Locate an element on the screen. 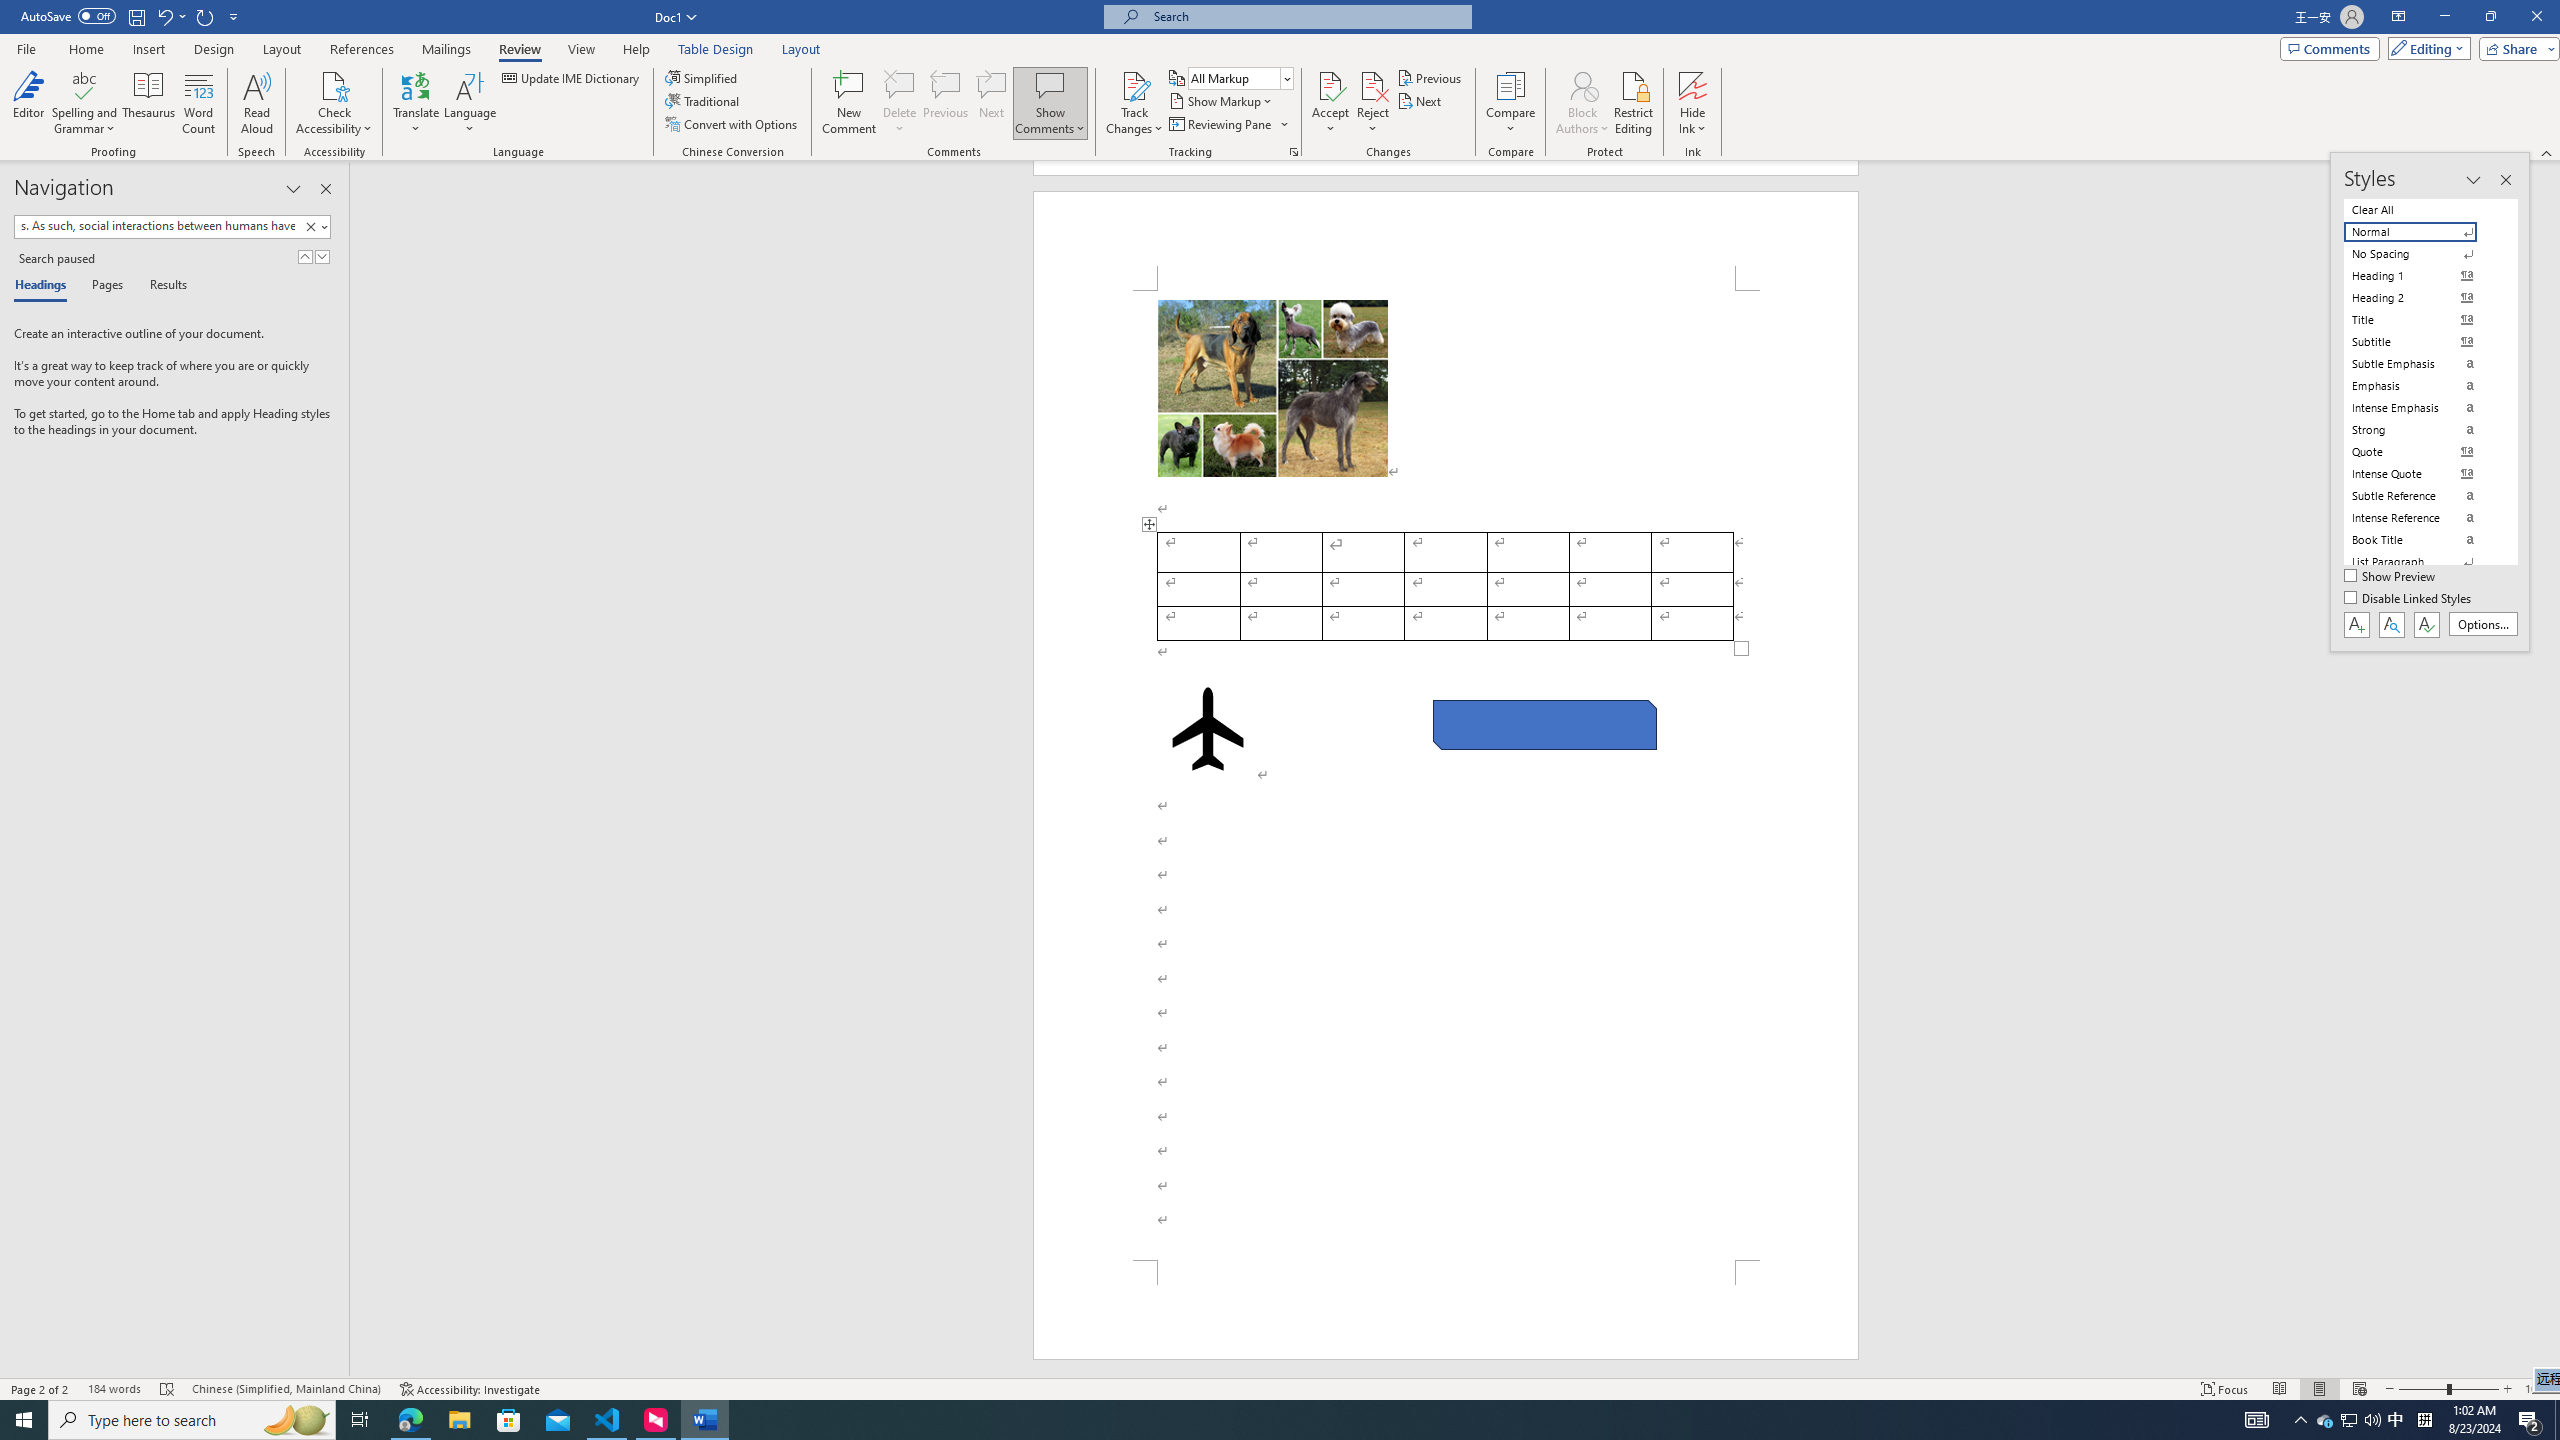 The width and height of the screenshot is (2560, 1440). 'Track Changes' is located at coordinates (1133, 84).